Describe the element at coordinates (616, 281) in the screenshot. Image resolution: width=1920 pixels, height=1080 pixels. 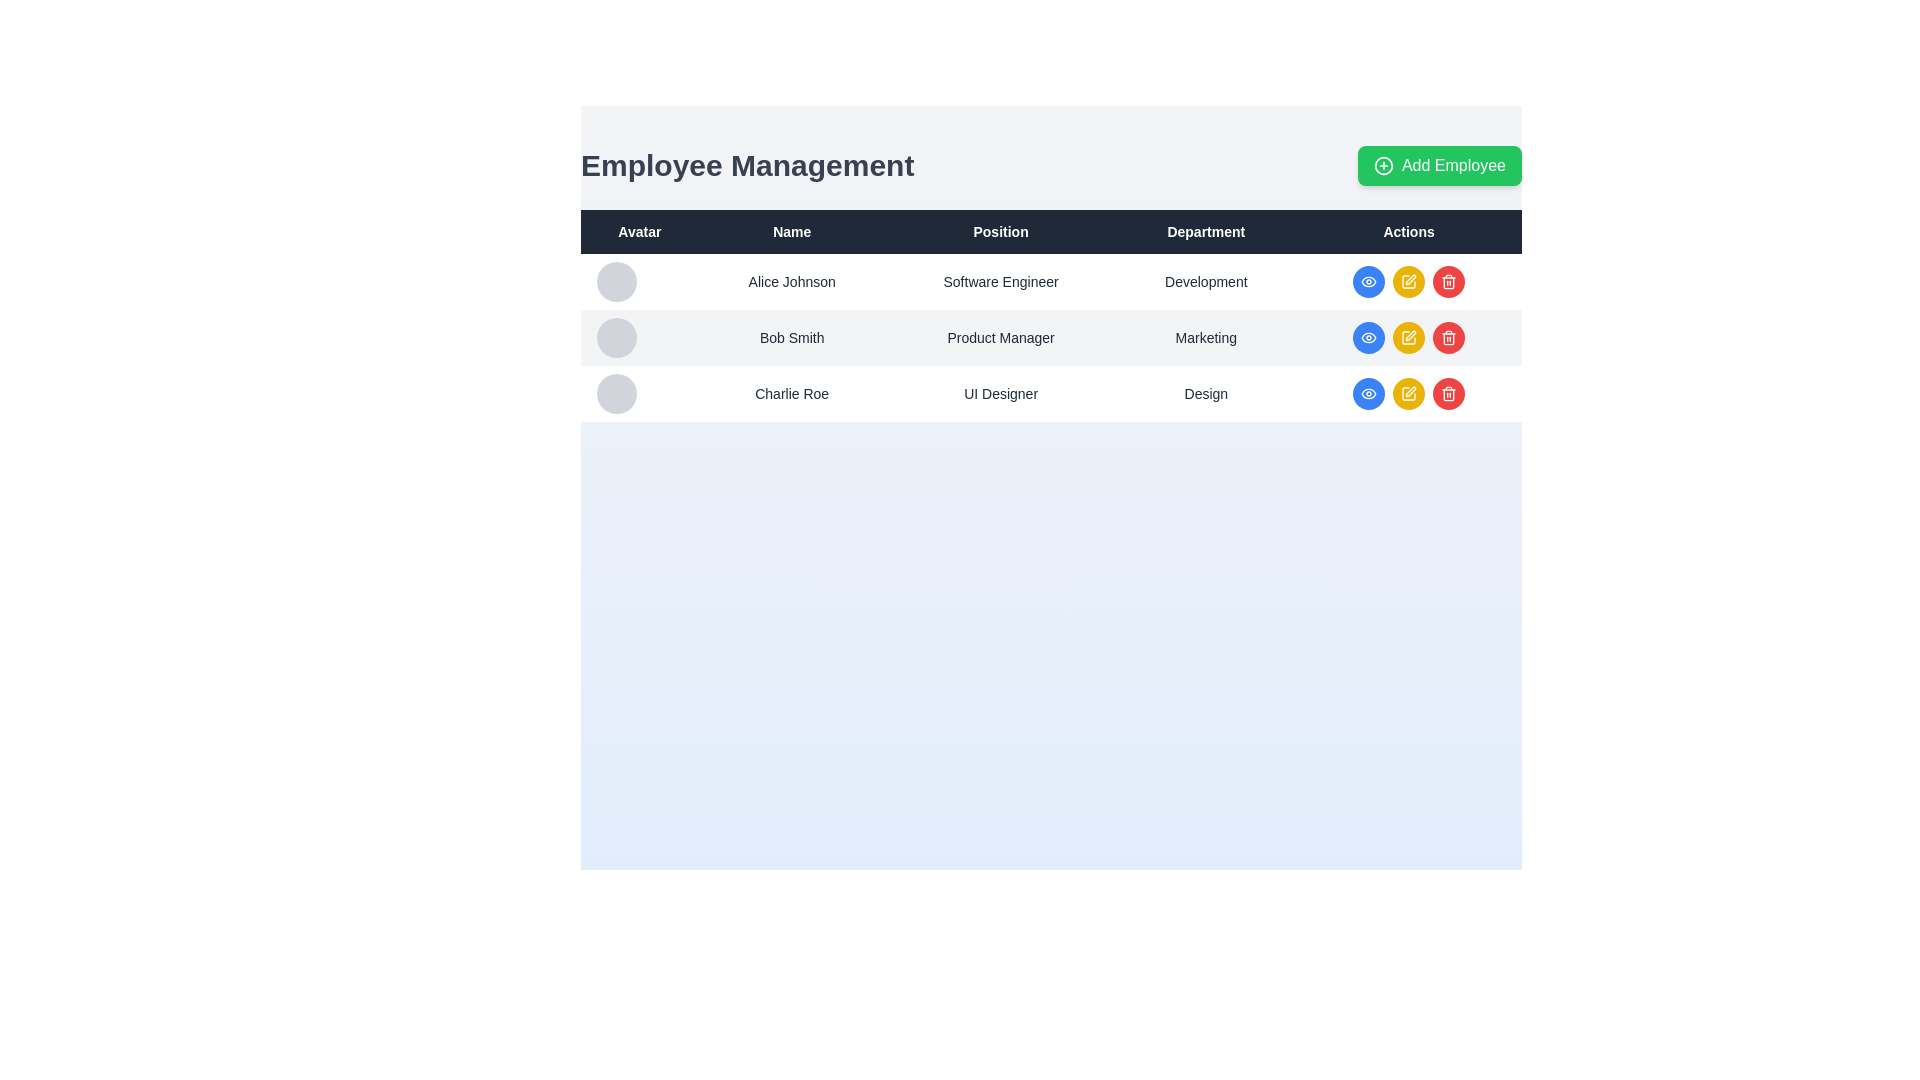
I see `the circular avatar placeholder for employee Alice Johnson in the employee management table` at that location.